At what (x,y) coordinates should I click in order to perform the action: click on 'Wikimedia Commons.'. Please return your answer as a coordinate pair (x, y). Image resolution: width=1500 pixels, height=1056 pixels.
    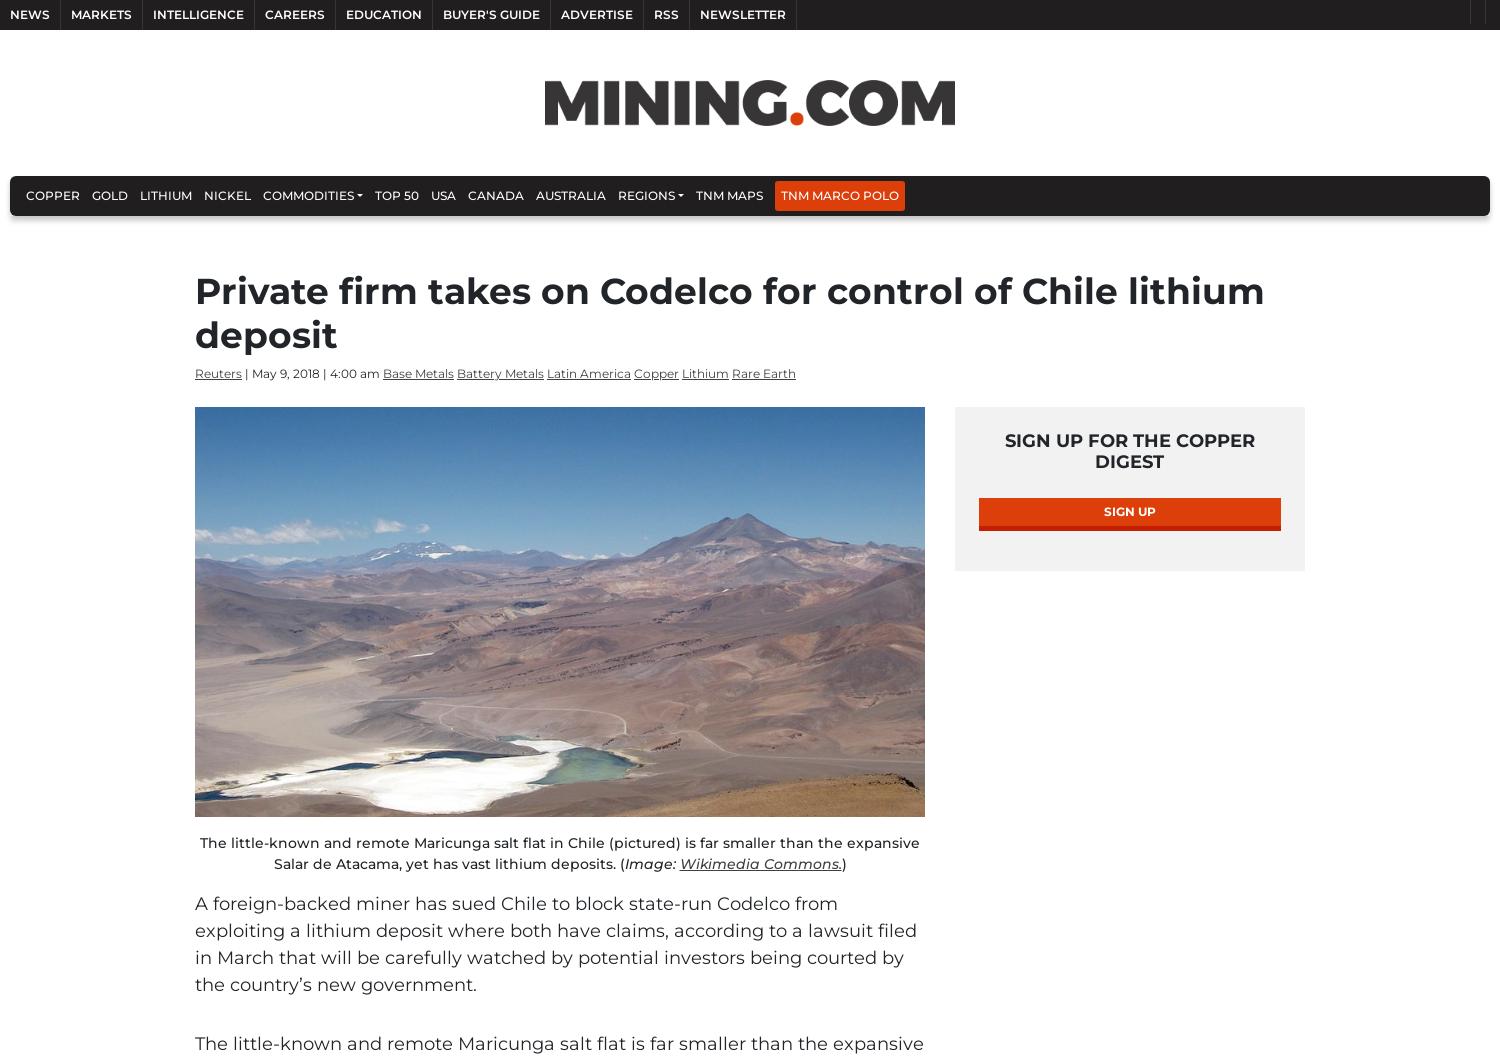
    Looking at the image, I should click on (760, 863).